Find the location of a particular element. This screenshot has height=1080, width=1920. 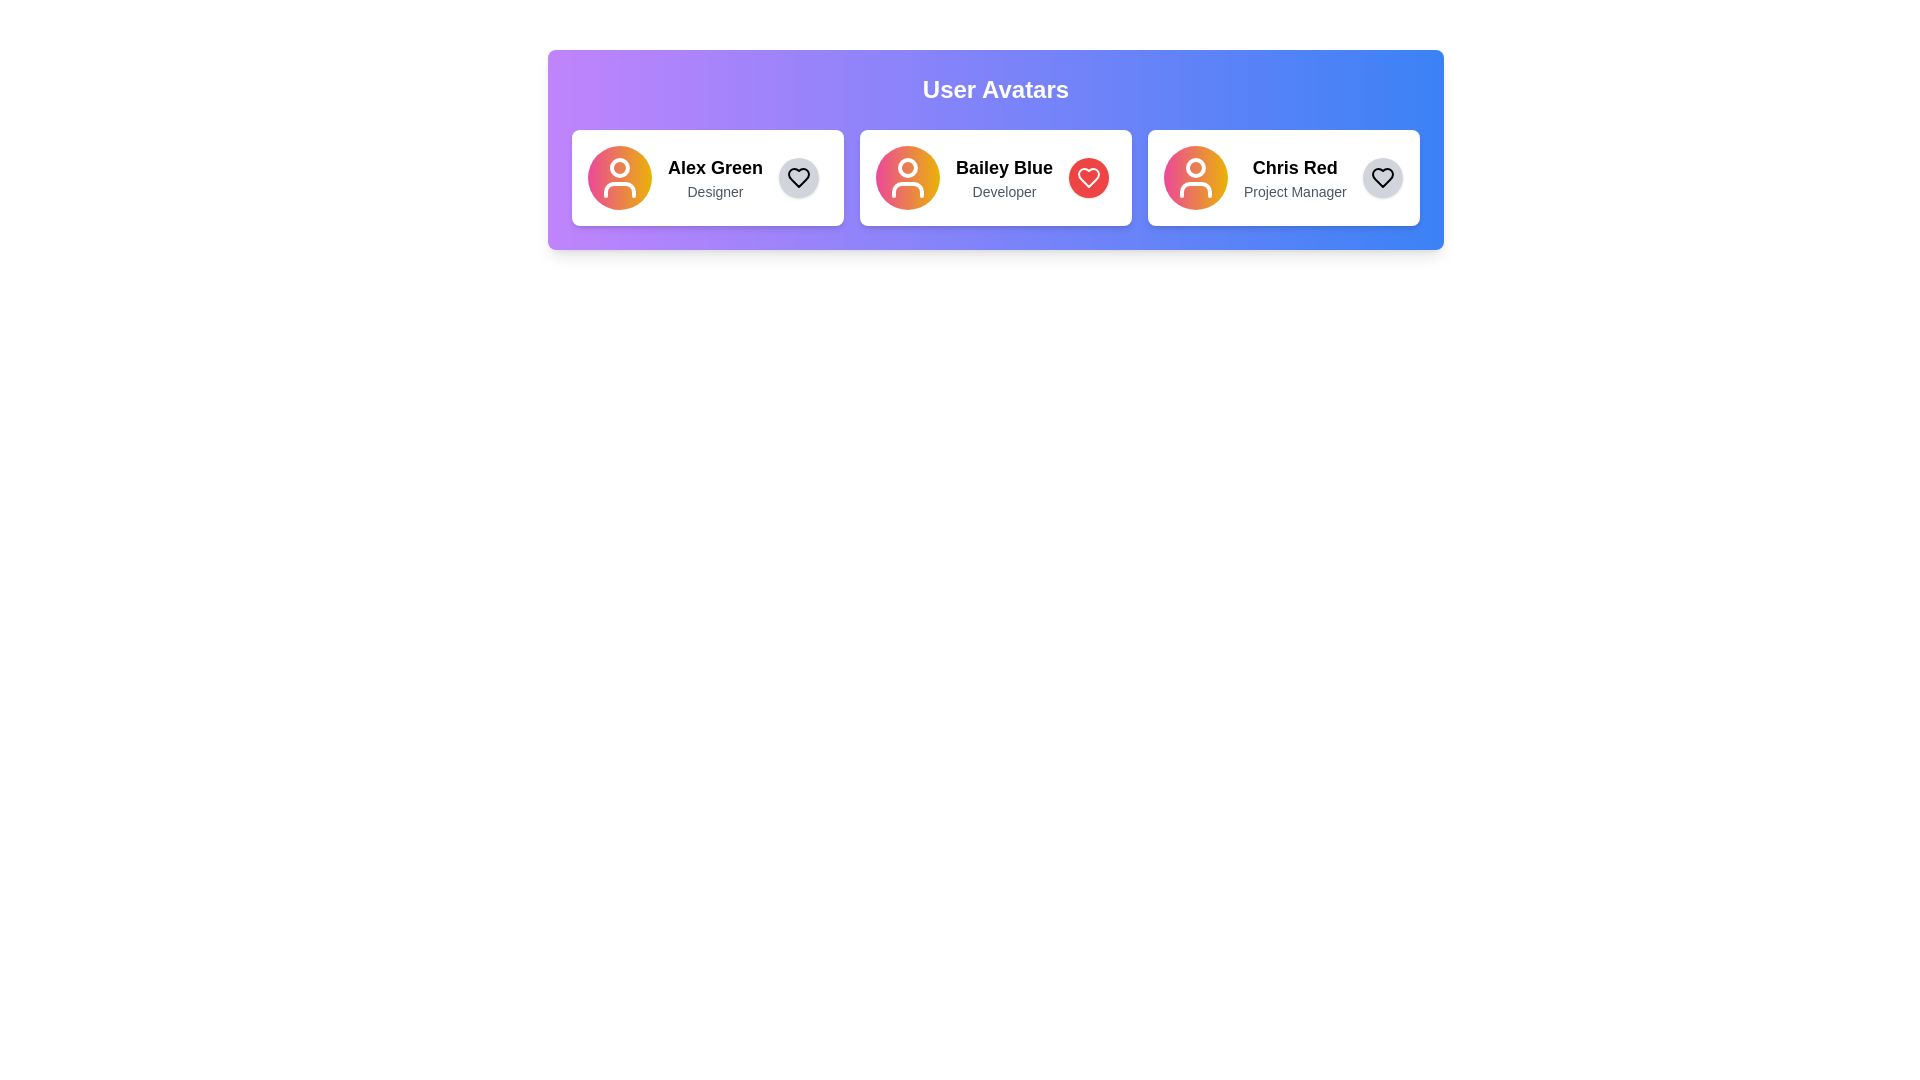

the text label 'Chris Red' styled in bold within the user avatar section is located at coordinates (1295, 167).